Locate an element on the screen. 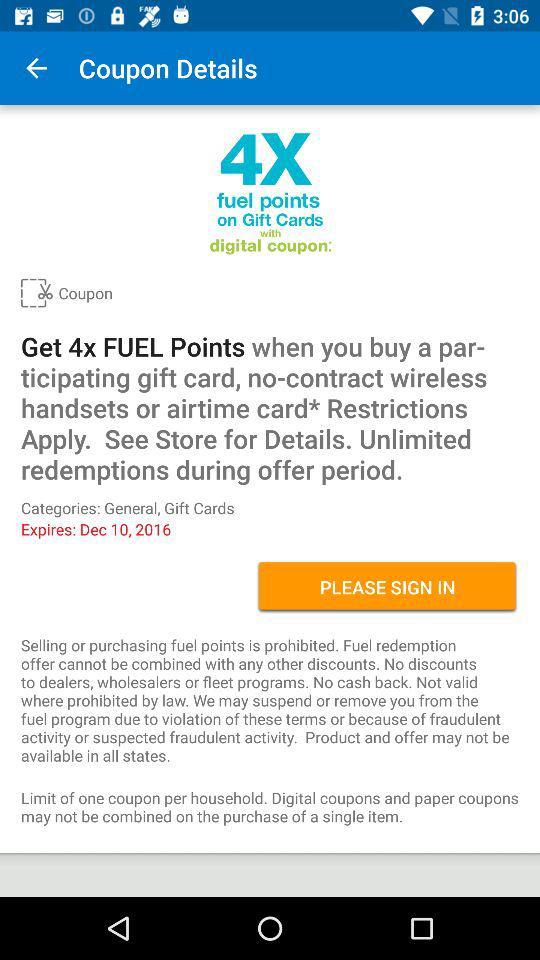 Image resolution: width=540 pixels, height=960 pixels. item above selling or purchasing item is located at coordinates (387, 587).